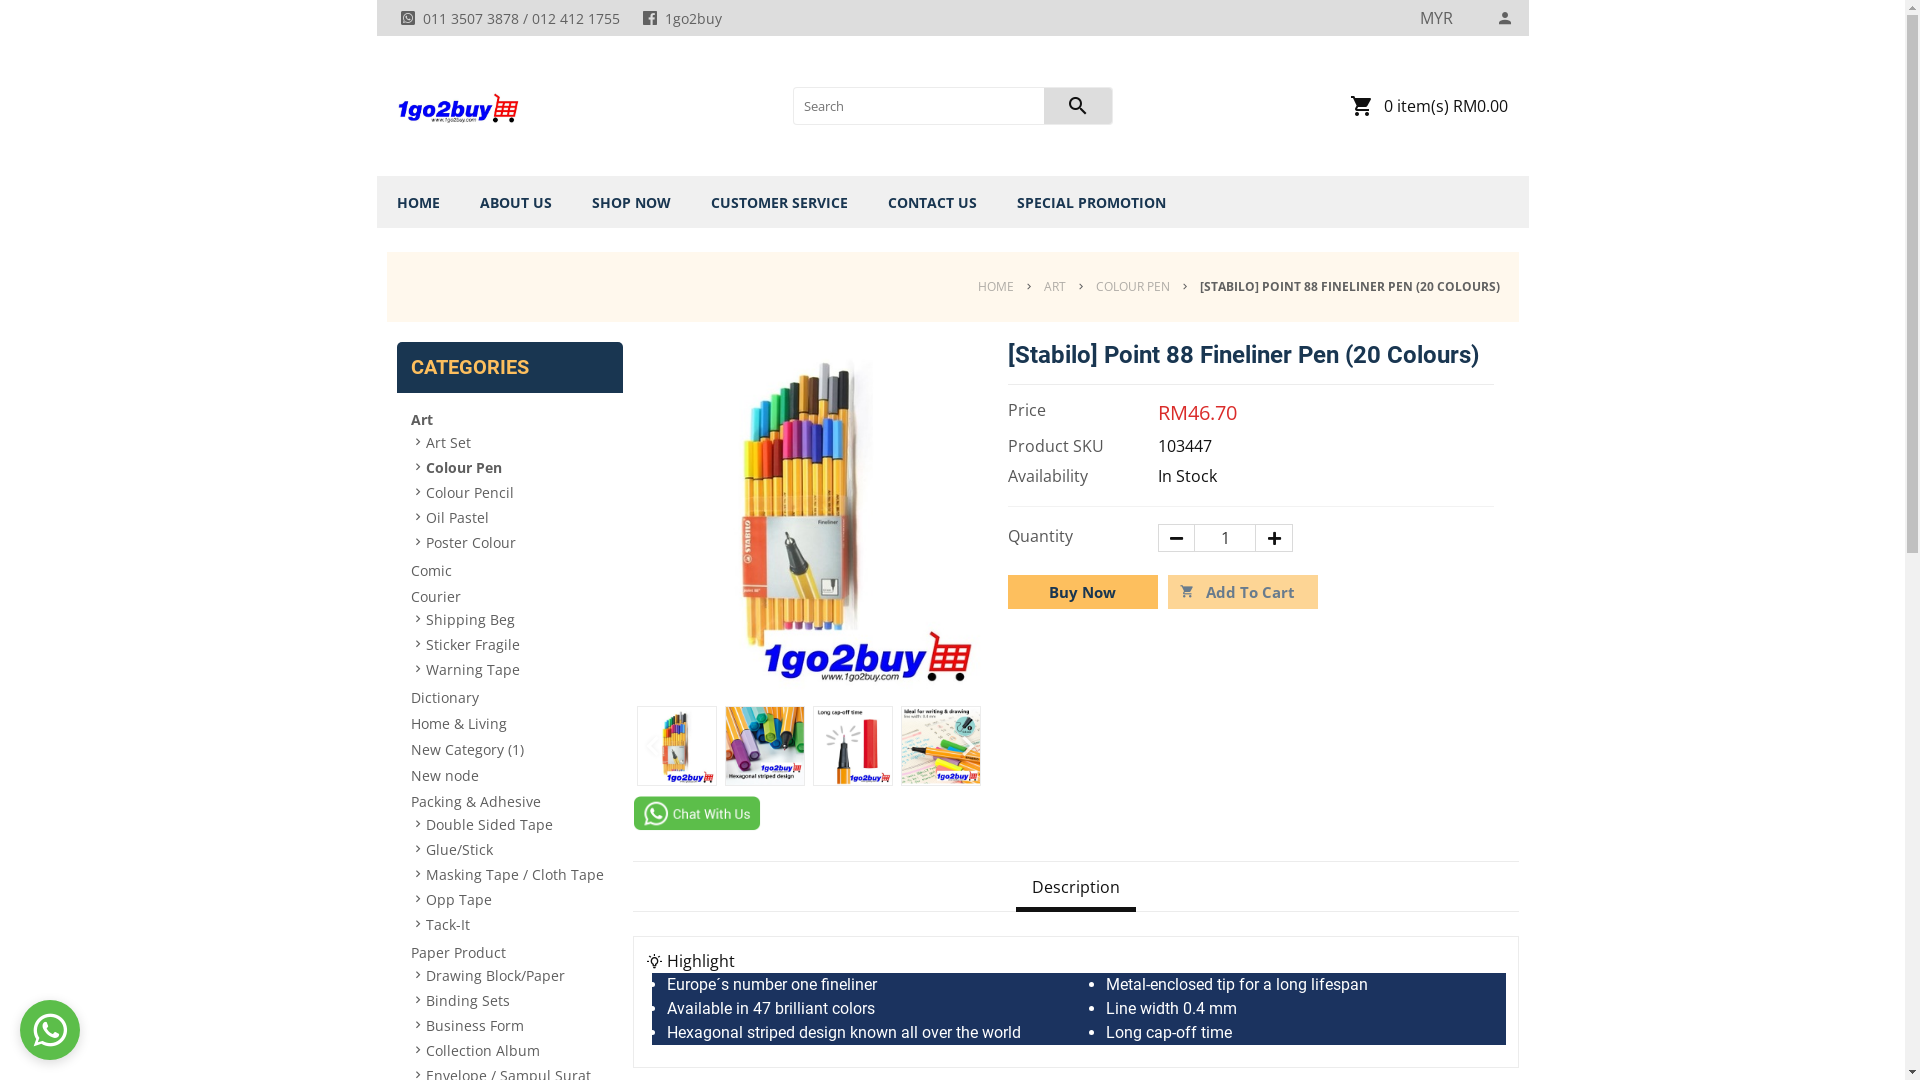 Image resolution: width=1920 pixels, height=1080 pixels. Describe the element at coordinates (508, 722) in the screenshot. I see `'Home & Living'` at that location.